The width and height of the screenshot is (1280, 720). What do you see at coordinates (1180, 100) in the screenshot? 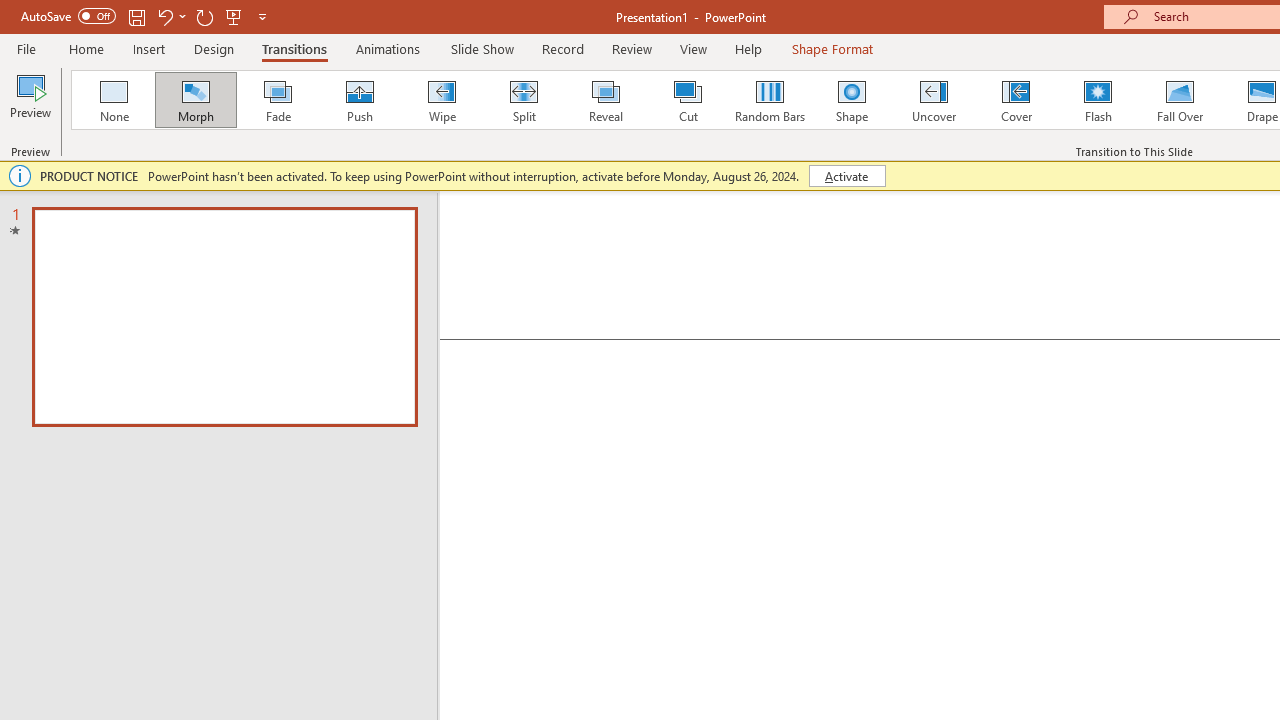
I see `'Fall Over'` at bounding box center [1180, 100].